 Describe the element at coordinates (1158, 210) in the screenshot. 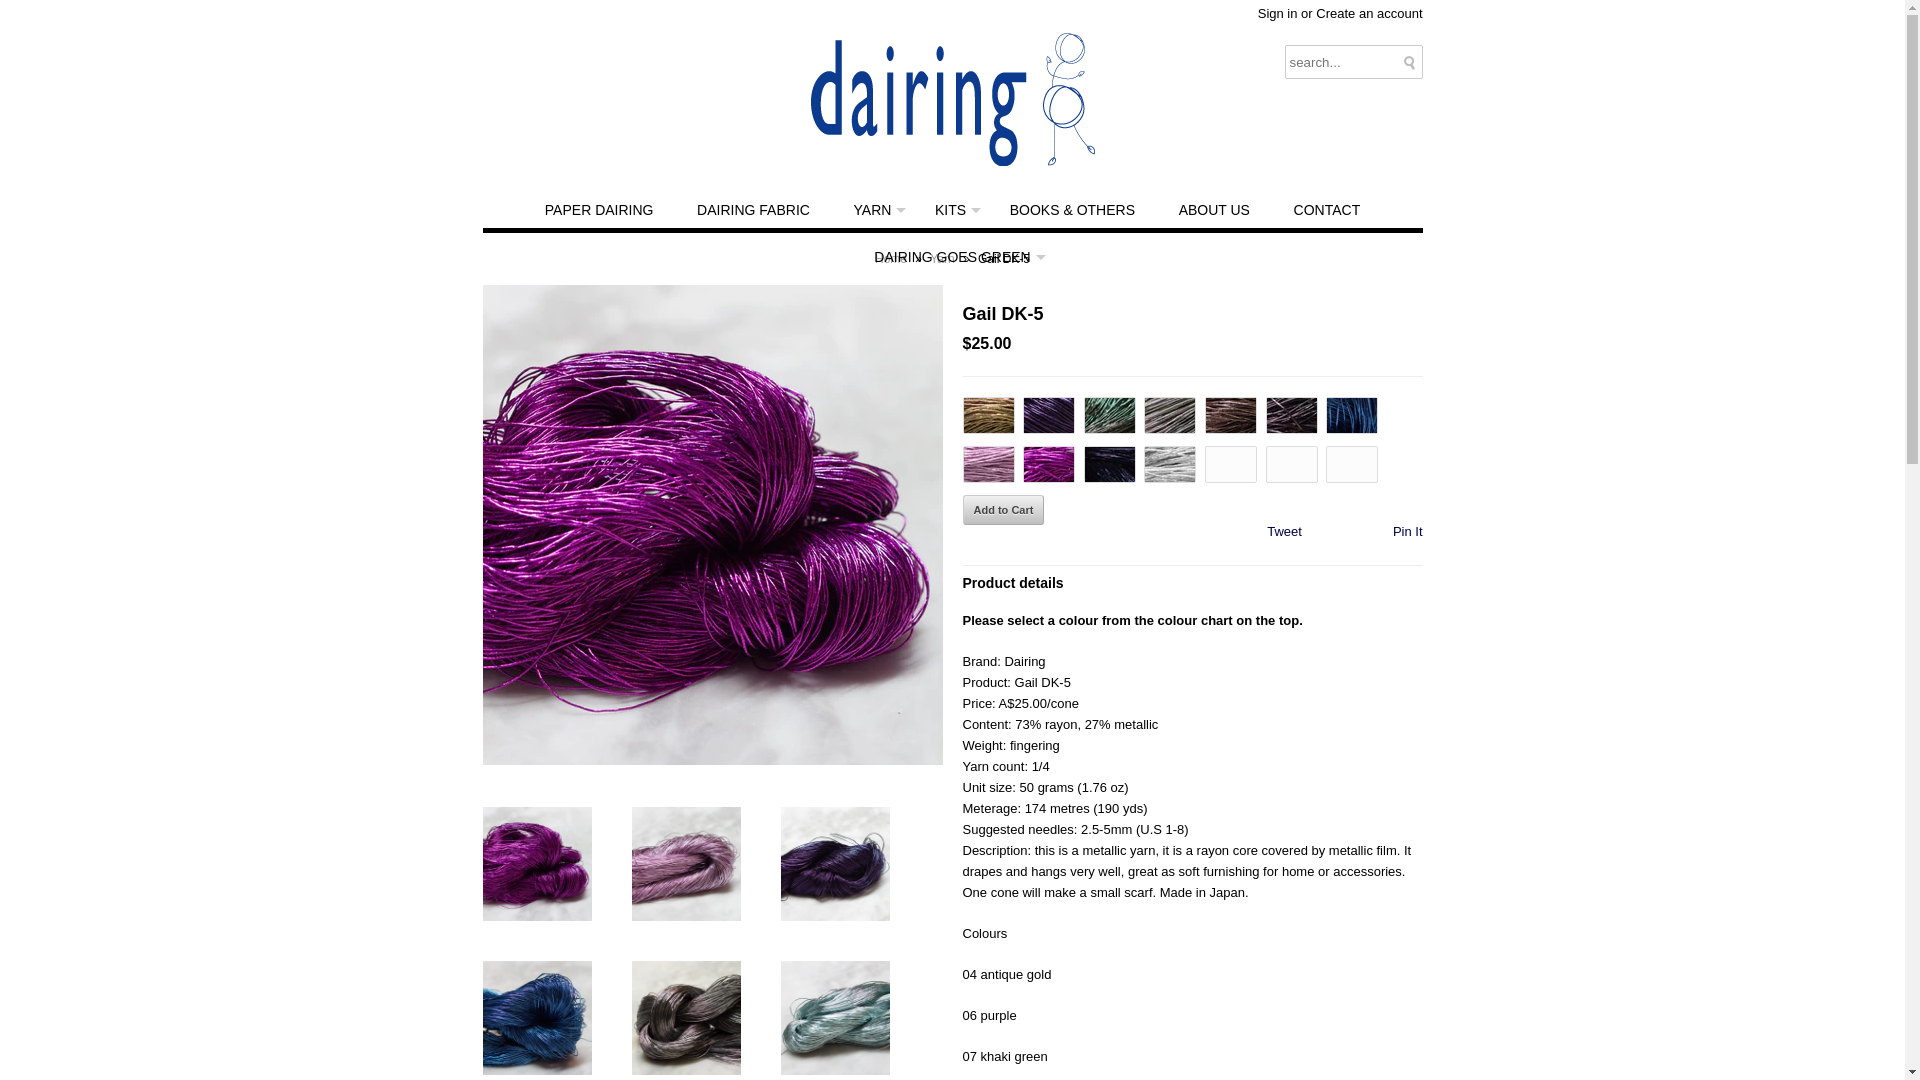

I see `'ABOUT US'` at that location.